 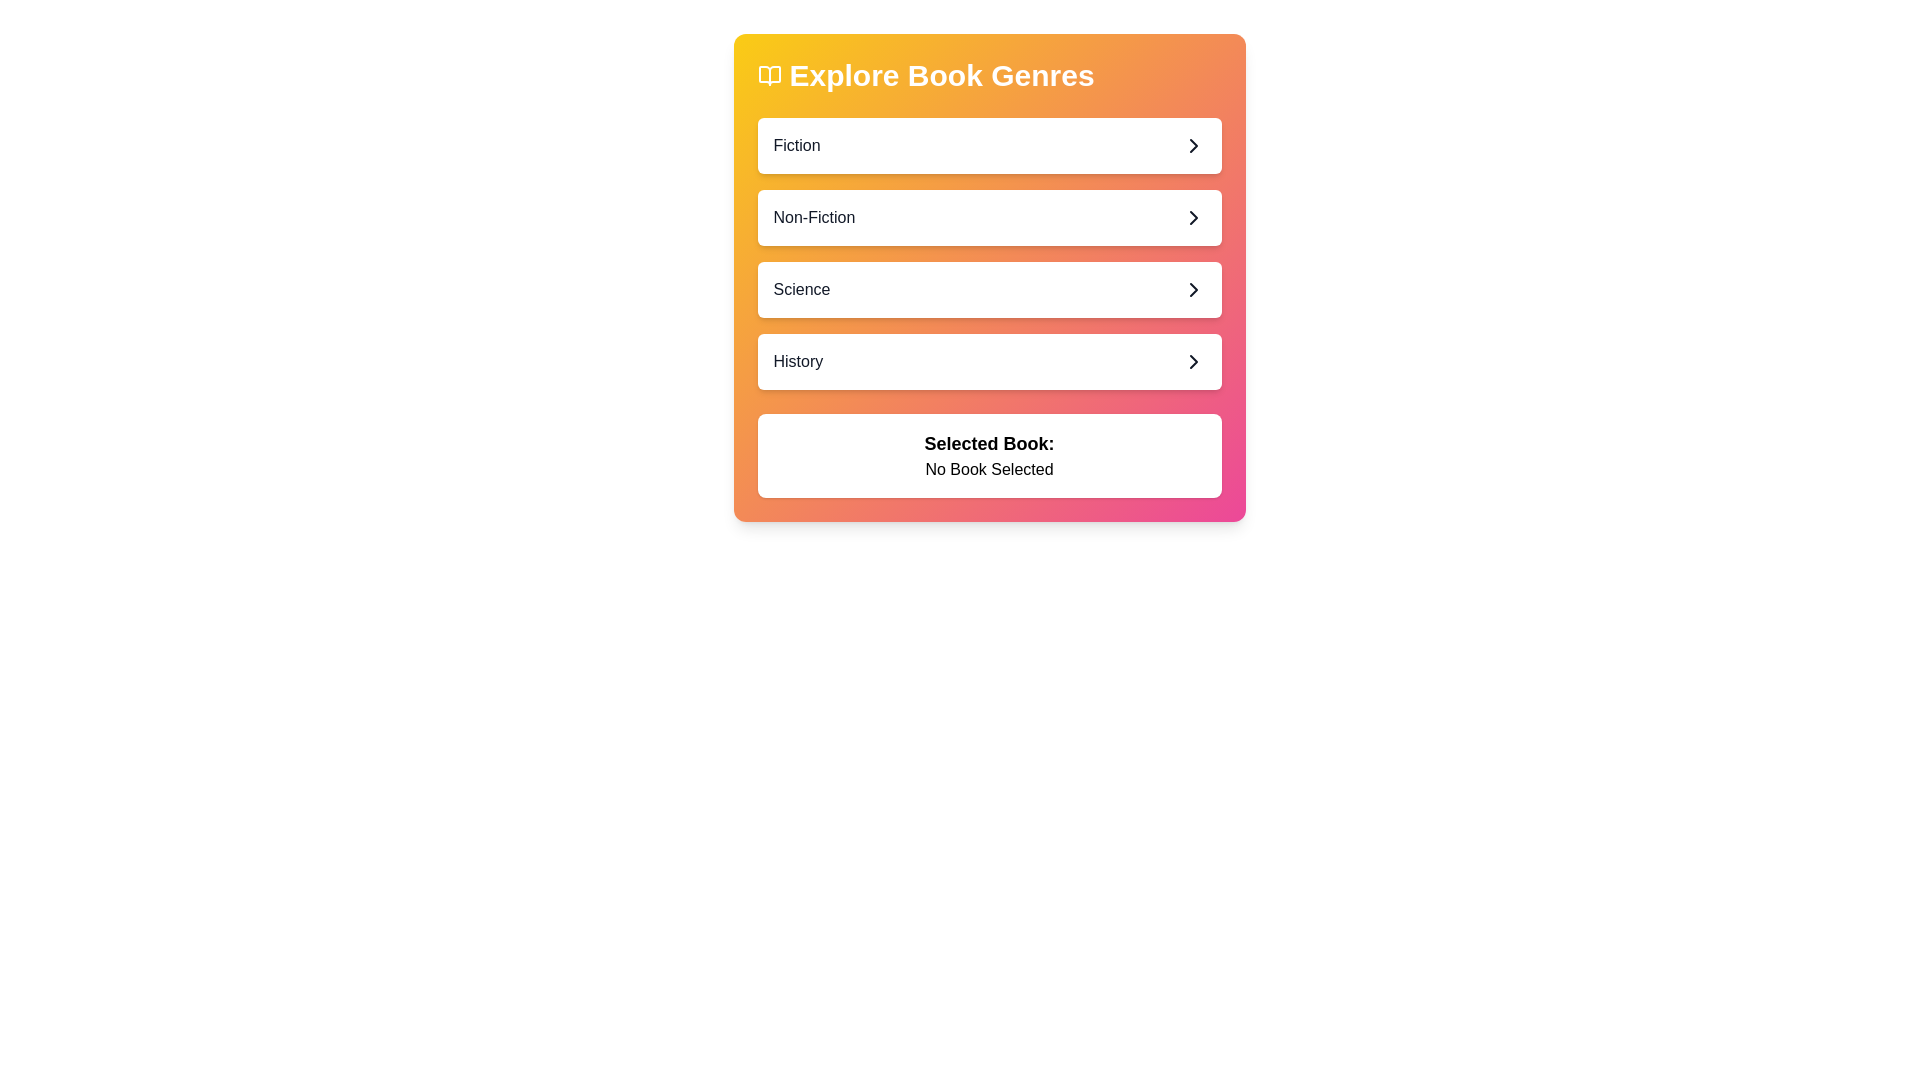 I want to click on the selectable list item labeled 'Science', which is the third item in the list of book genre options, so click(x=989, y=289).